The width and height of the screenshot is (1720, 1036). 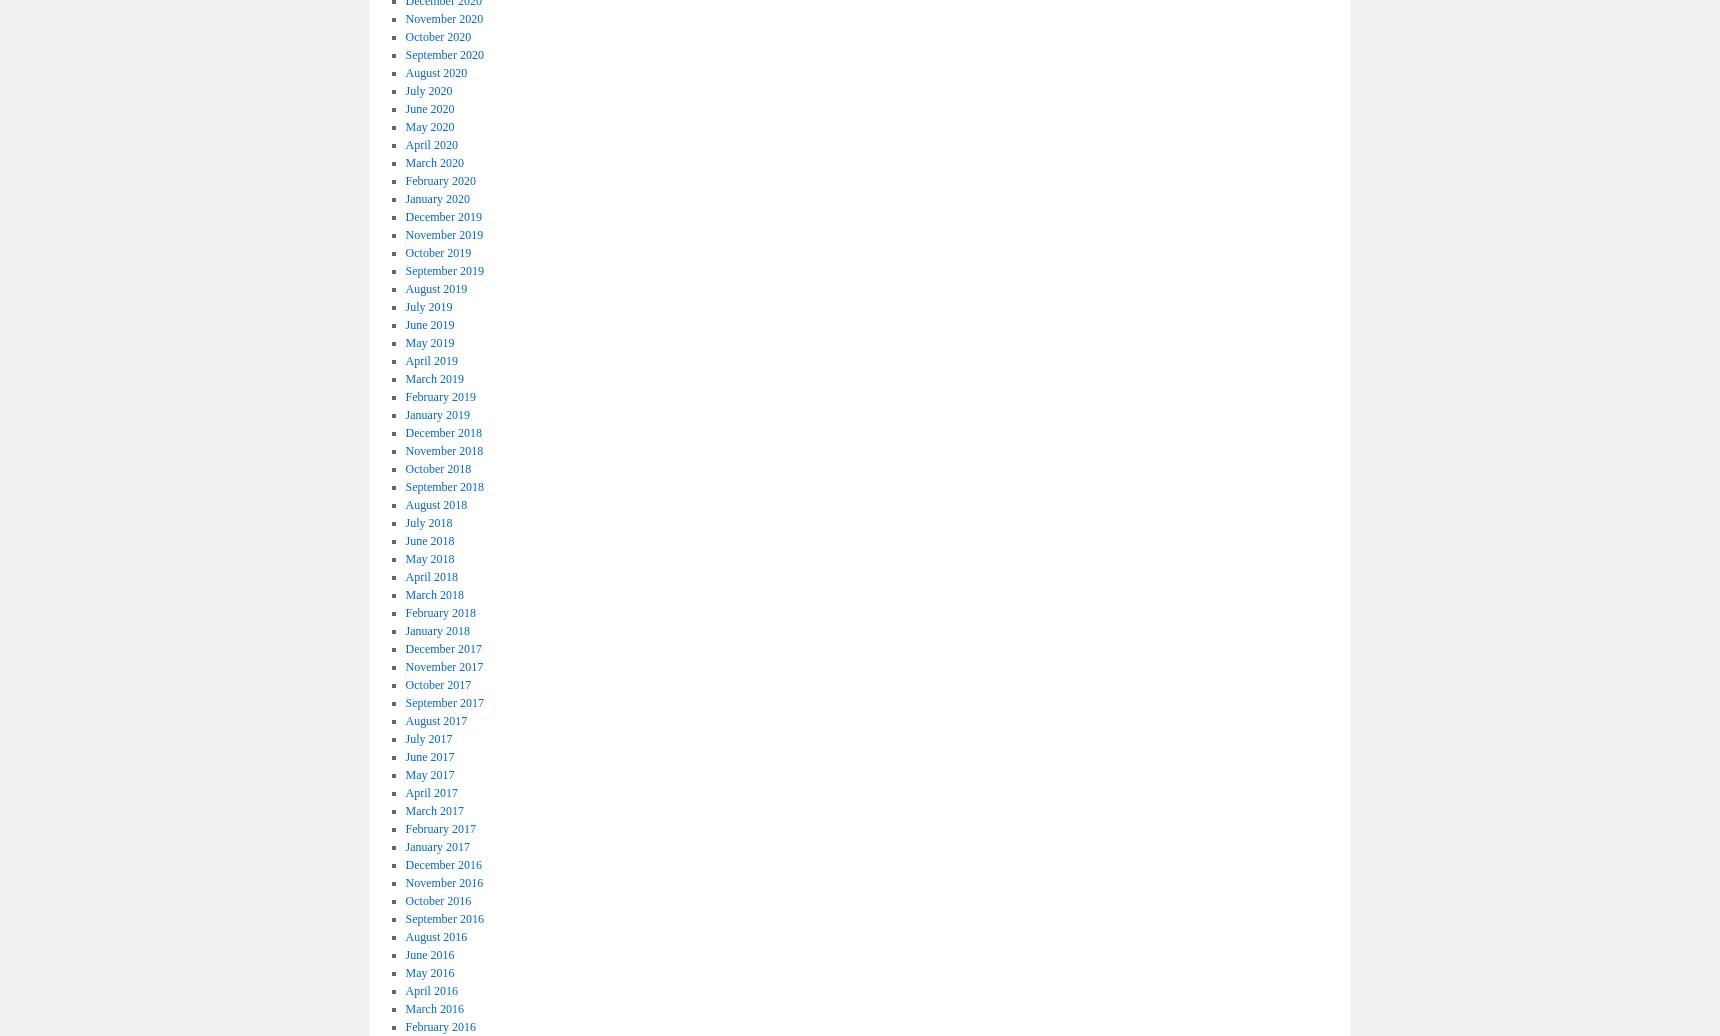 I want to click on 'November 2020', so click(x=442, y=18).